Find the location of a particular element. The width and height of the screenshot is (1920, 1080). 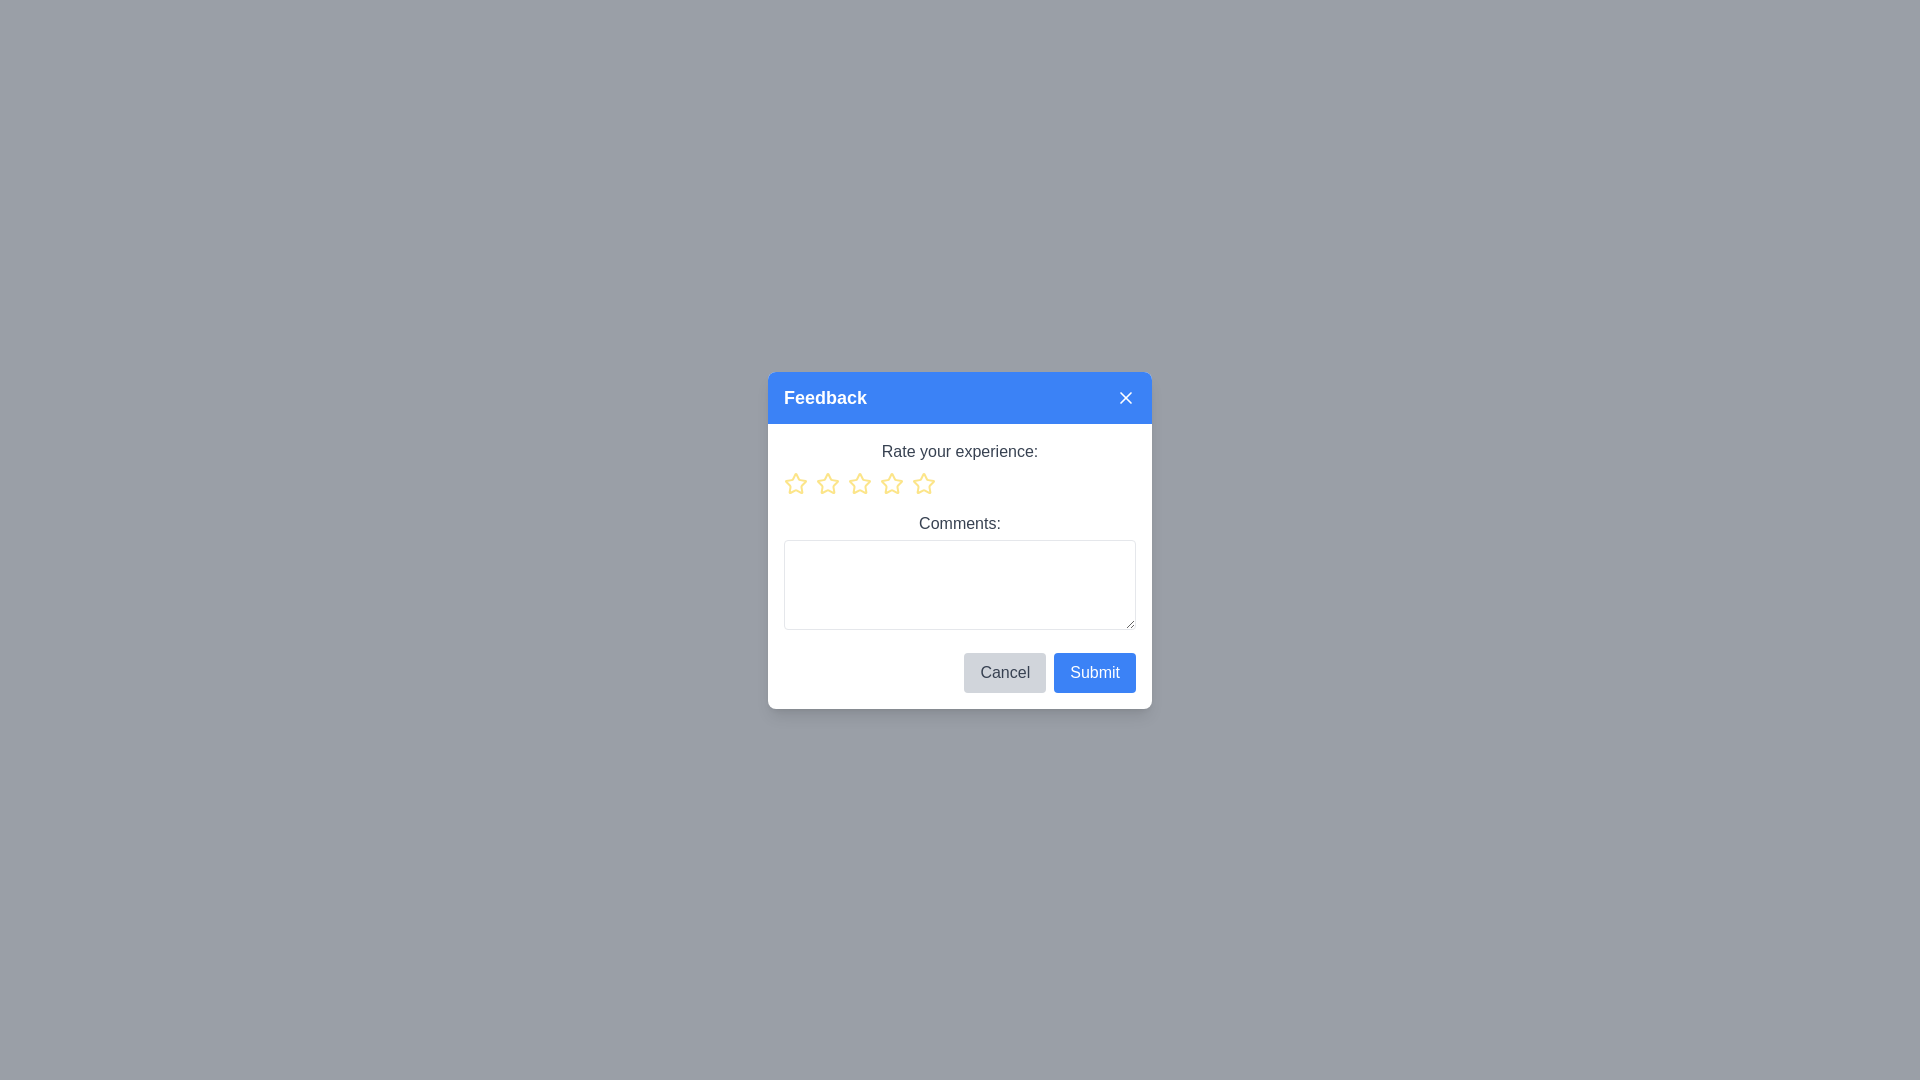

the 'Feedback' static text label displayed in bold font on a blue background, located at the top-left corner of the dialog box is located at coordinates (825, 397).